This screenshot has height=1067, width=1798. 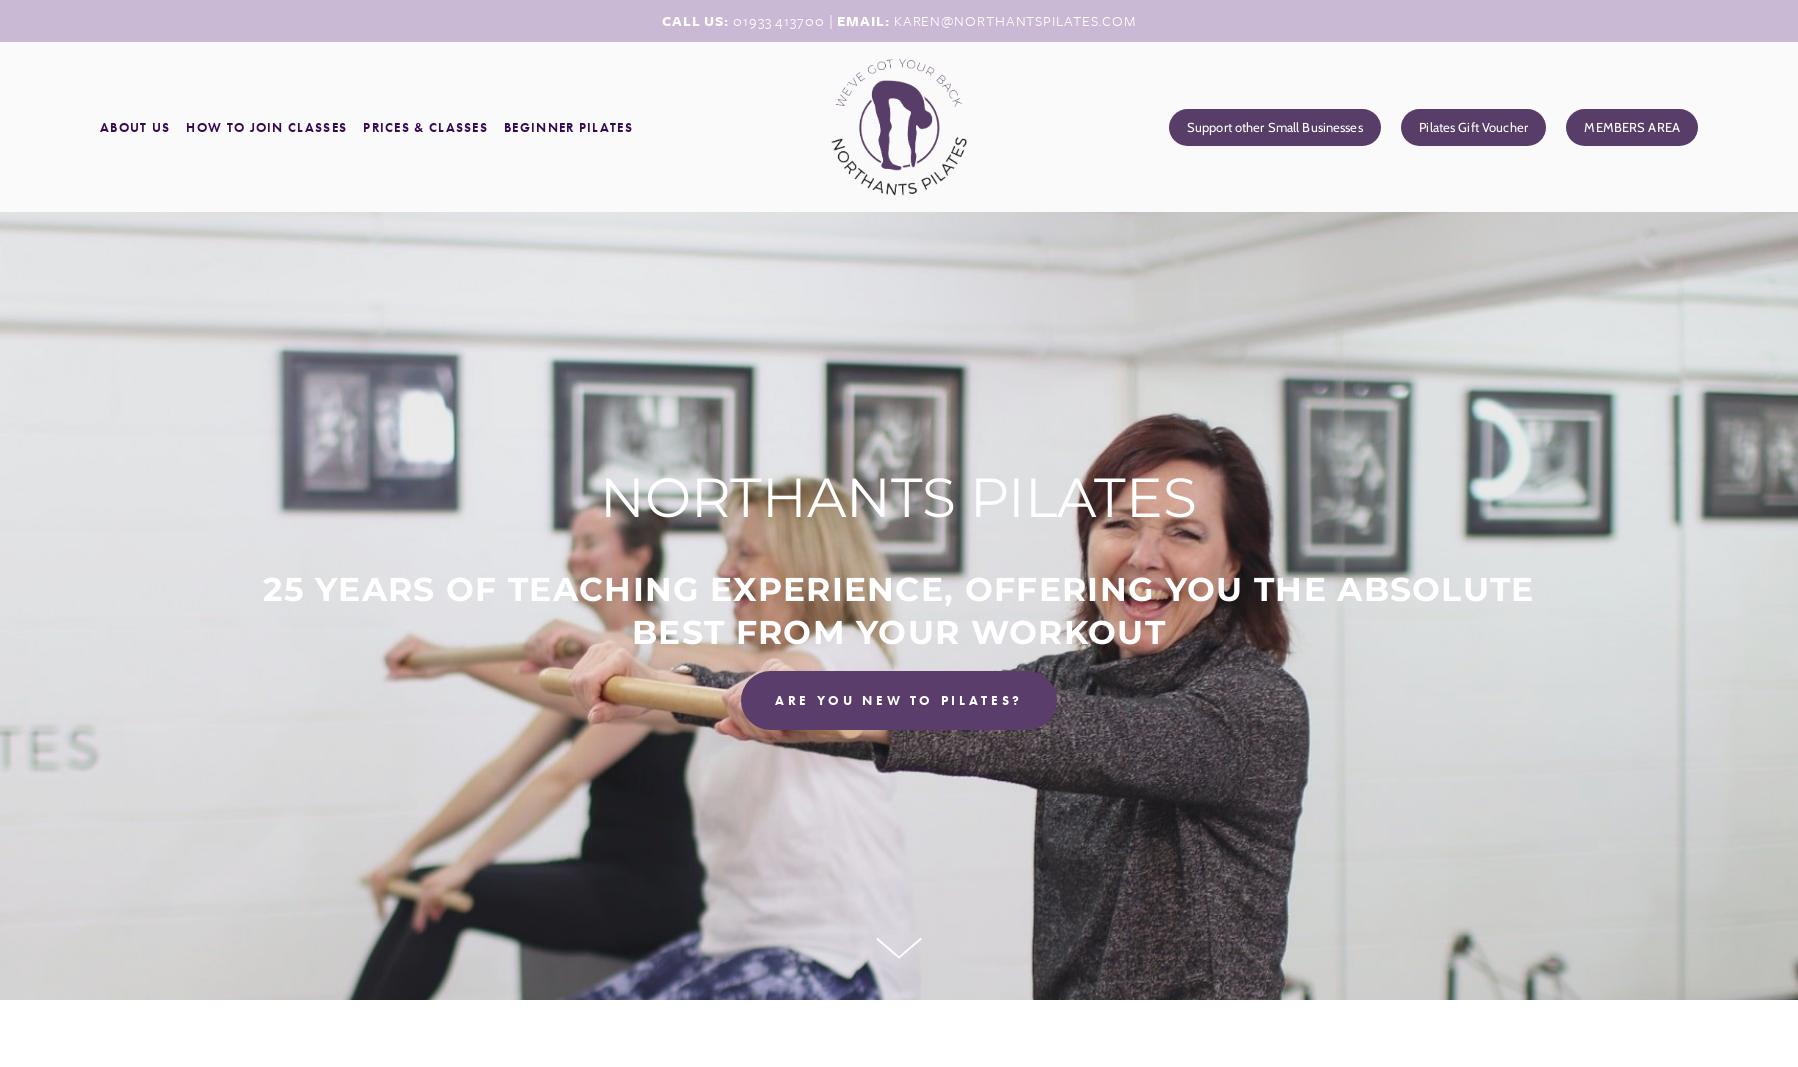 I want to click on 'Beginner Pilates', so click(x=567, y=125).